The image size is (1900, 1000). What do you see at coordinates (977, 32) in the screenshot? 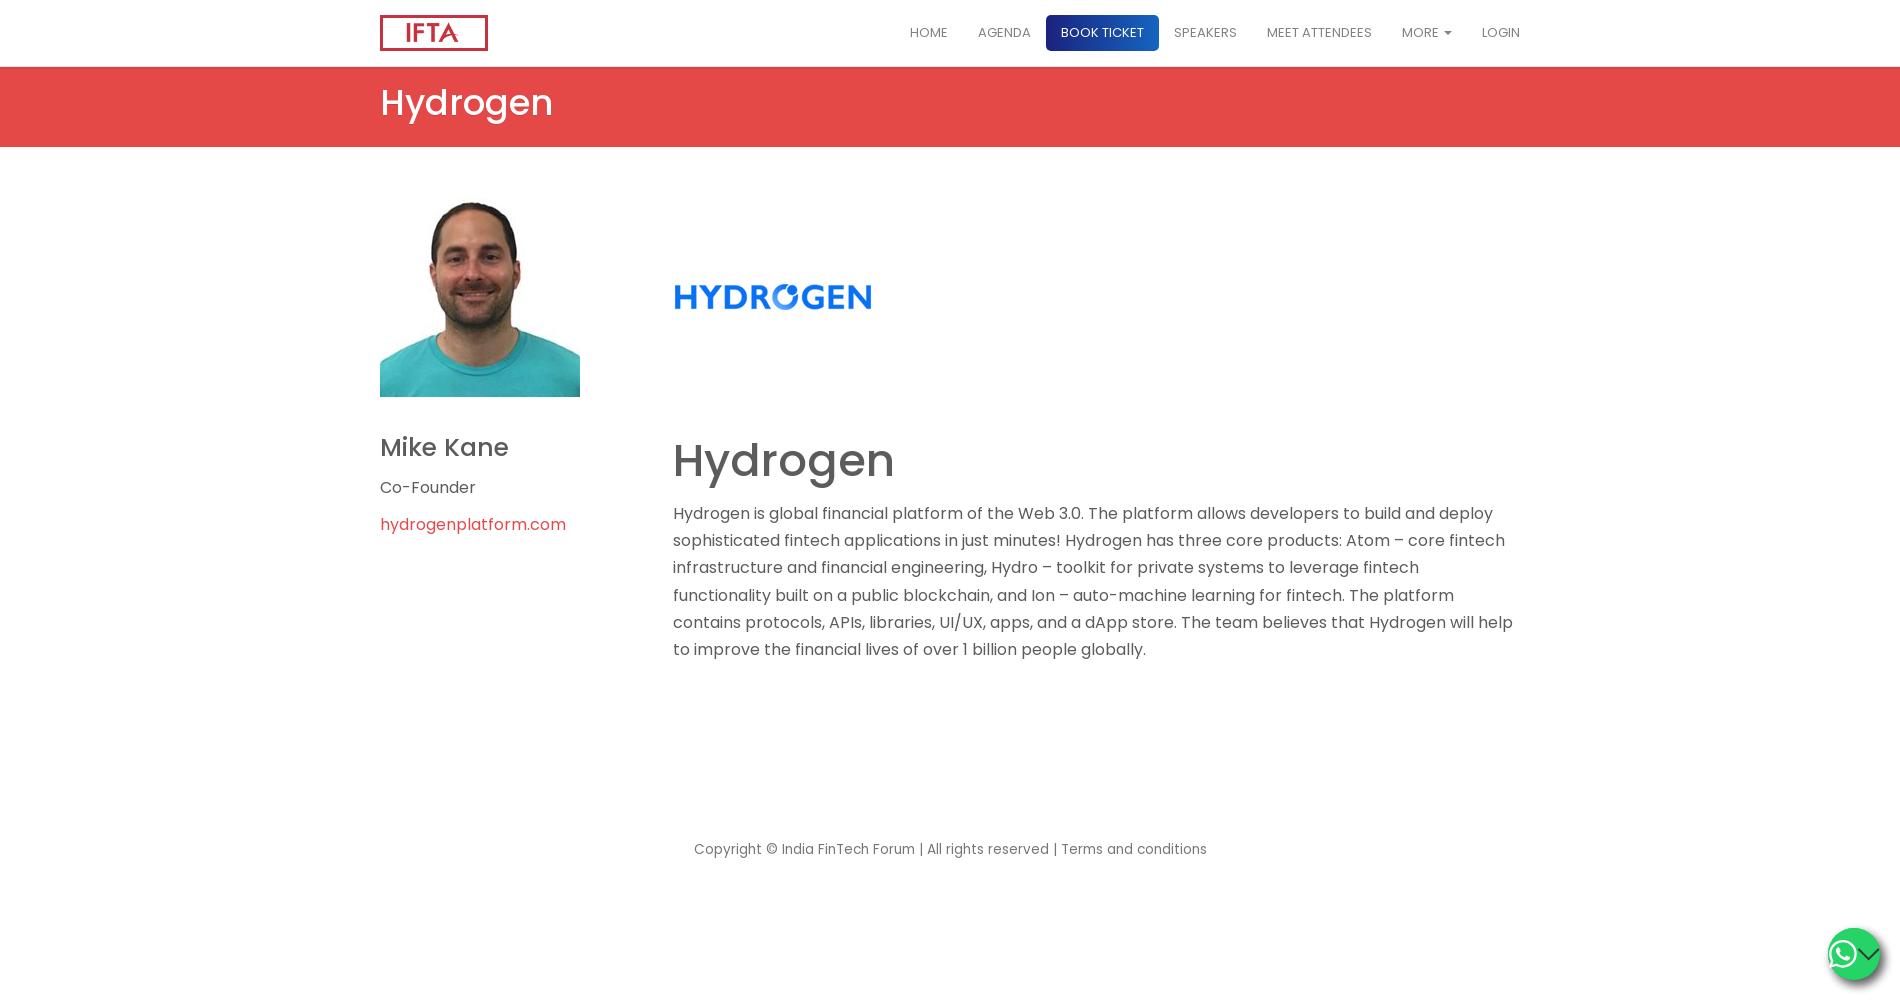
I see `'Agenda'` at bounding box center [977, 32].